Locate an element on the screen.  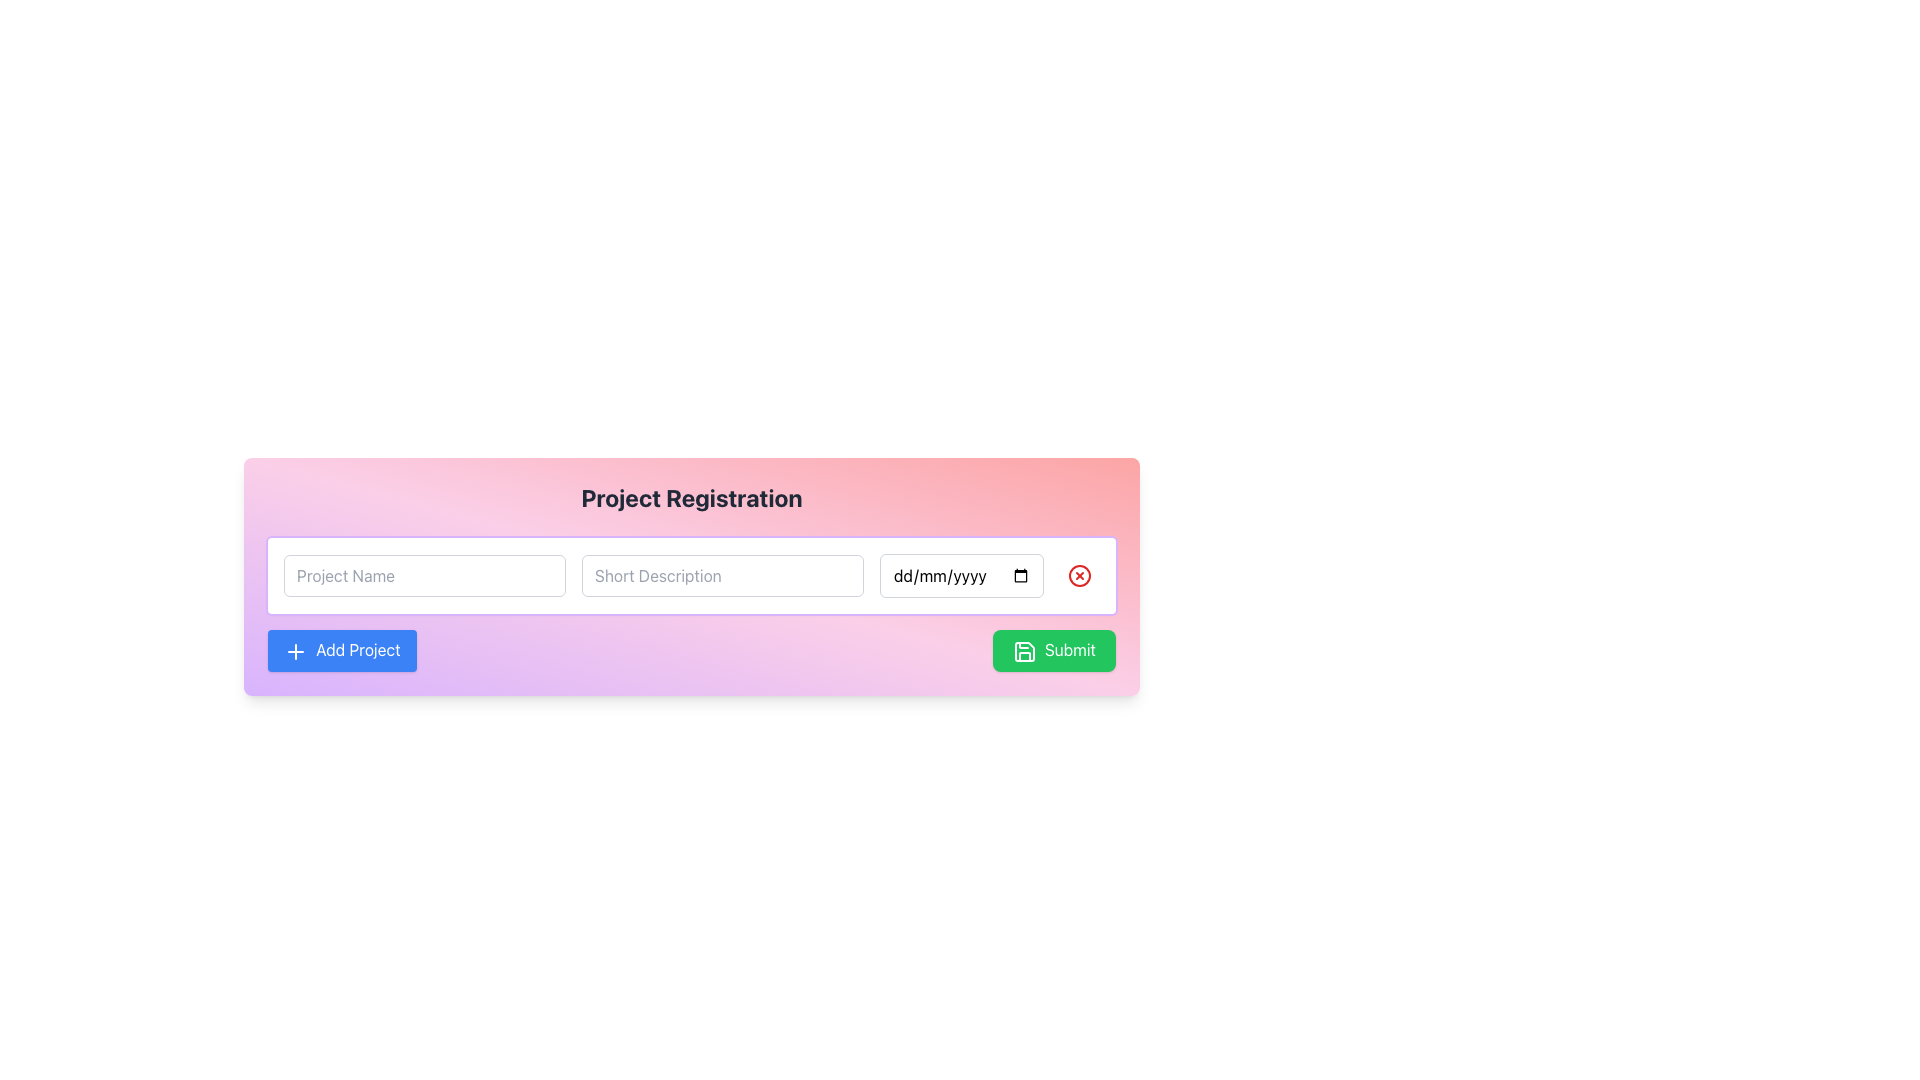
the circular close button with a red border and diagonal cross pattern, located to the right of the date input field is located at coordinates (1079, 575).